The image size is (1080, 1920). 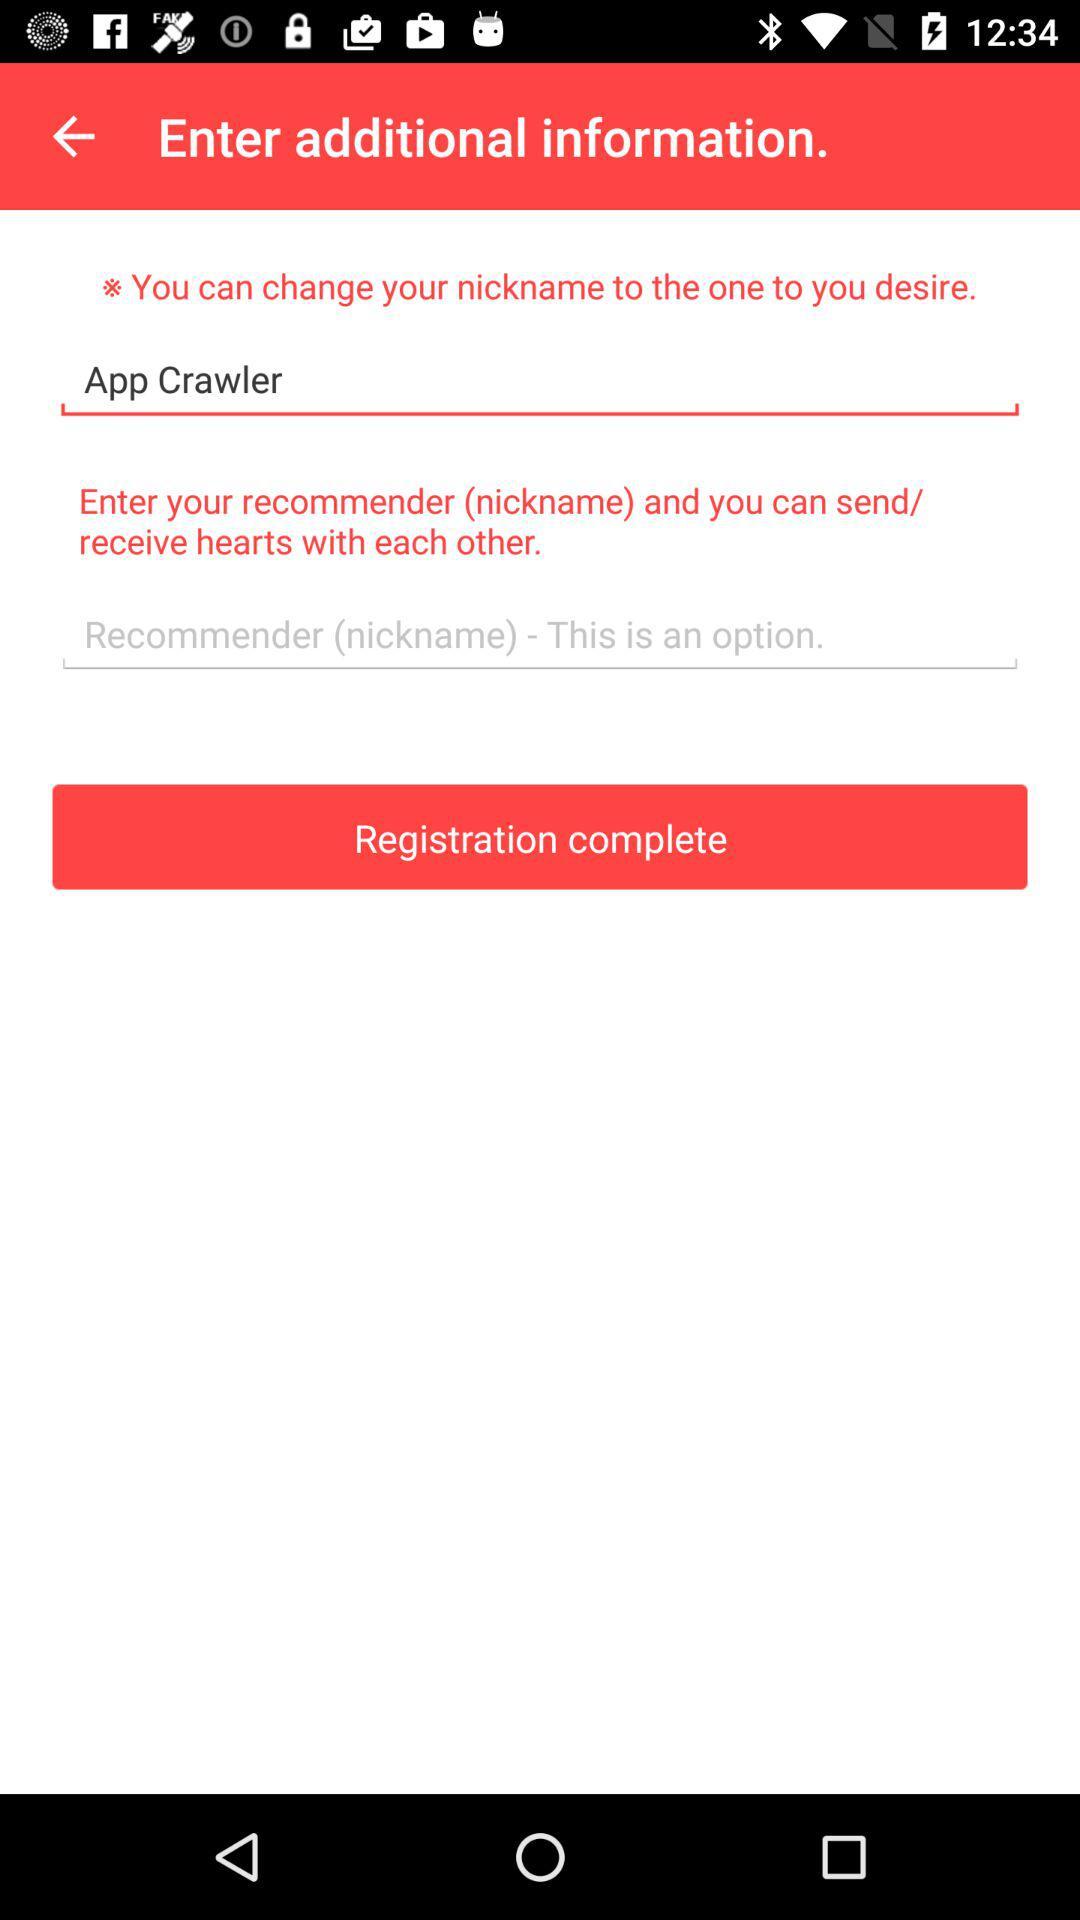 What do you see at coordinates (72, 135) in the screenshot?
I see `icon next to the enter additional information. icon` at bounding box center [72, 135].